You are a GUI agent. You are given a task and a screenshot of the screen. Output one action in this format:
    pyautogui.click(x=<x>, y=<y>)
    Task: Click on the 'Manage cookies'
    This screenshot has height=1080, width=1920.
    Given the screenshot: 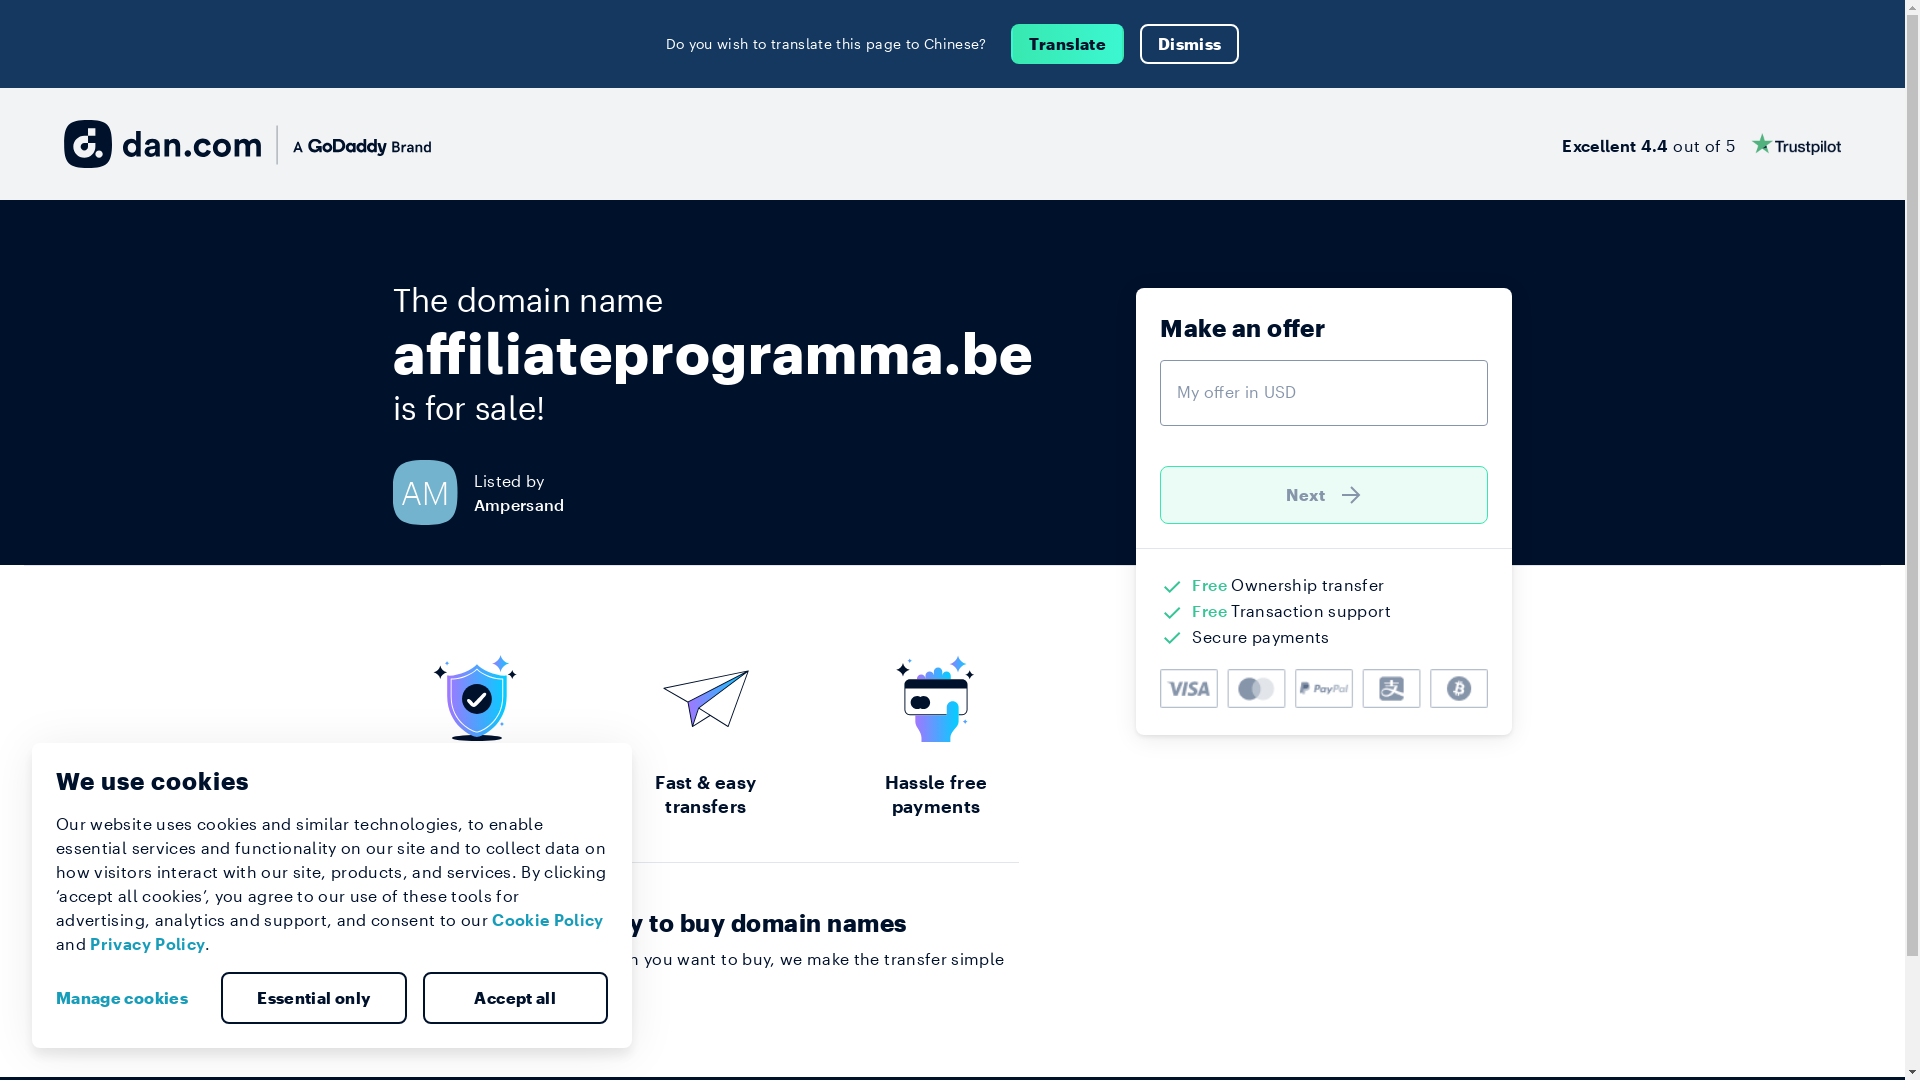 What is the action you would take?
    pyautogui.click(x=128, y=998)
    